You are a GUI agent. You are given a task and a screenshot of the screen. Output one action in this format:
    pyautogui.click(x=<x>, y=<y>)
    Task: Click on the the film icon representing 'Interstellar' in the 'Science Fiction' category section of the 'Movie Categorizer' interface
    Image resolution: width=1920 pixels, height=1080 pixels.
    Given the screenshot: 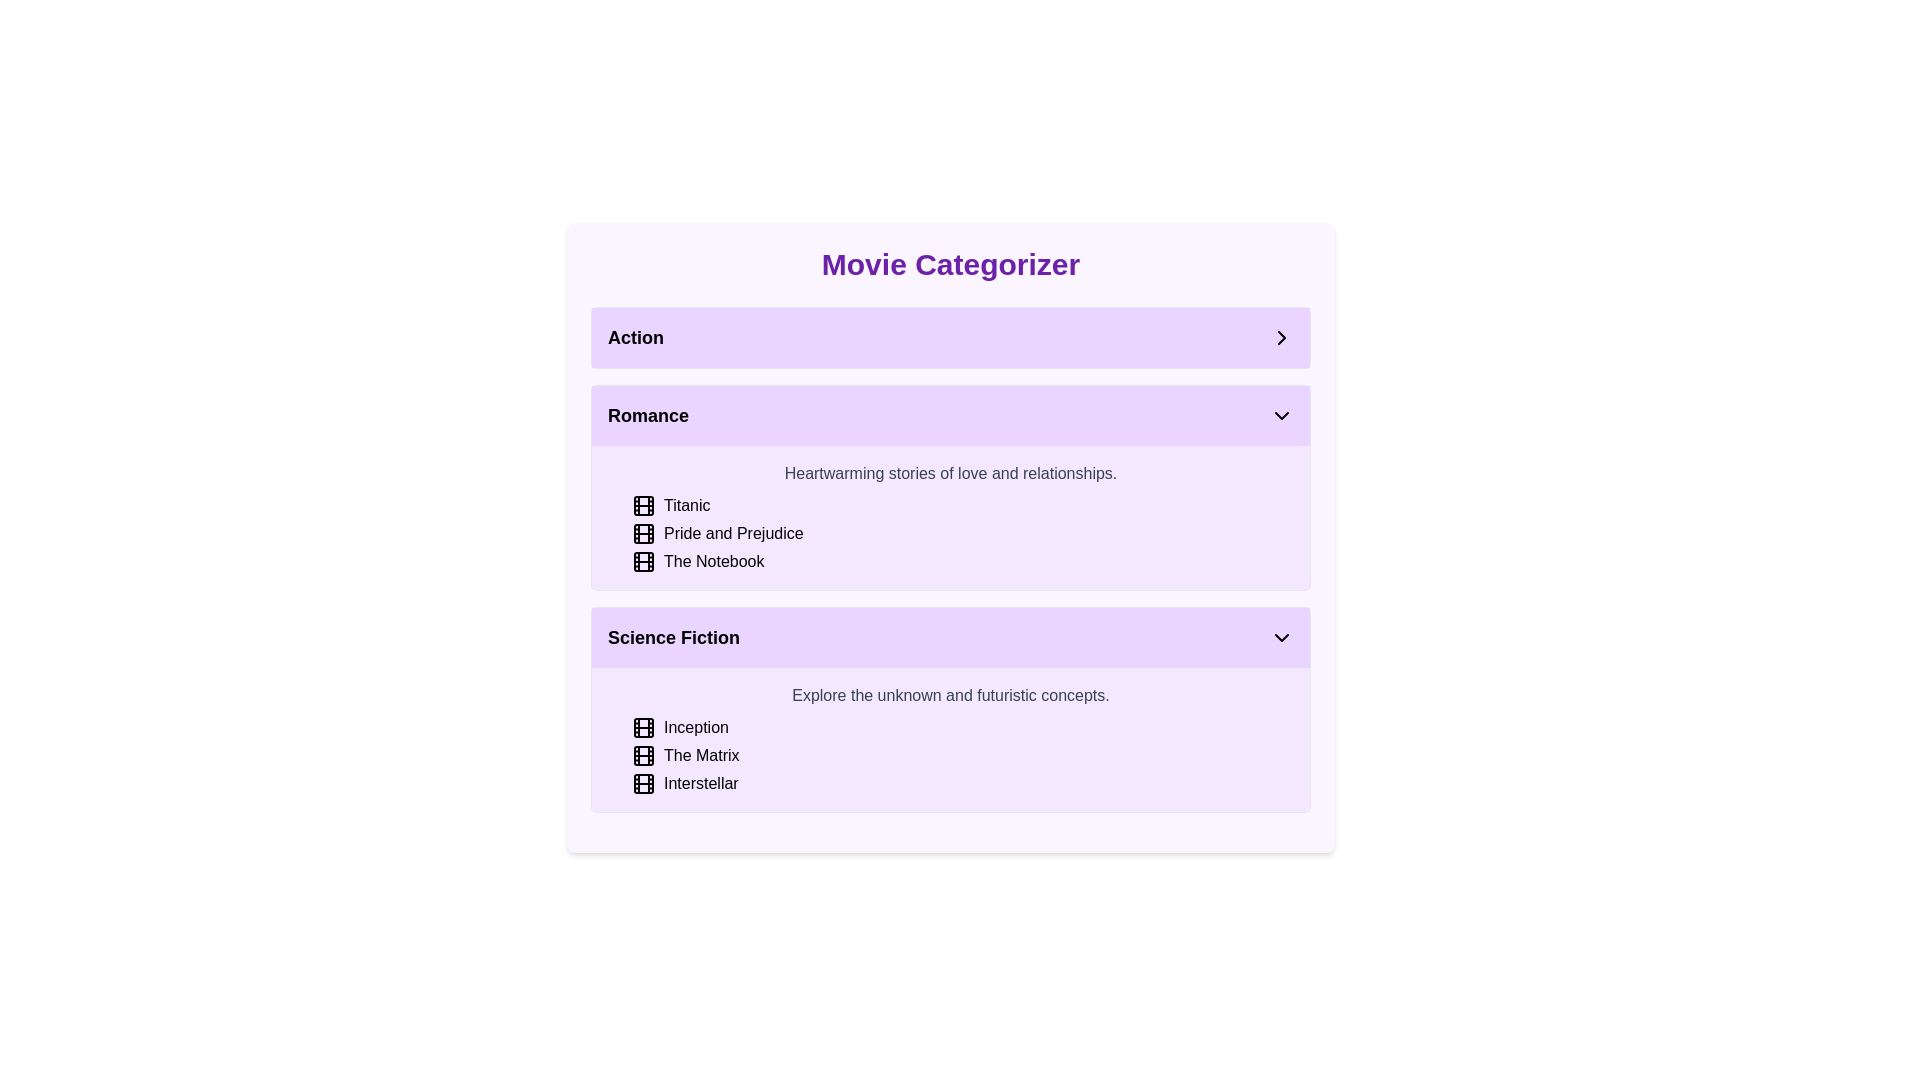 What is the action you would take?
    pyautogui.click(x=643, y=782)
    